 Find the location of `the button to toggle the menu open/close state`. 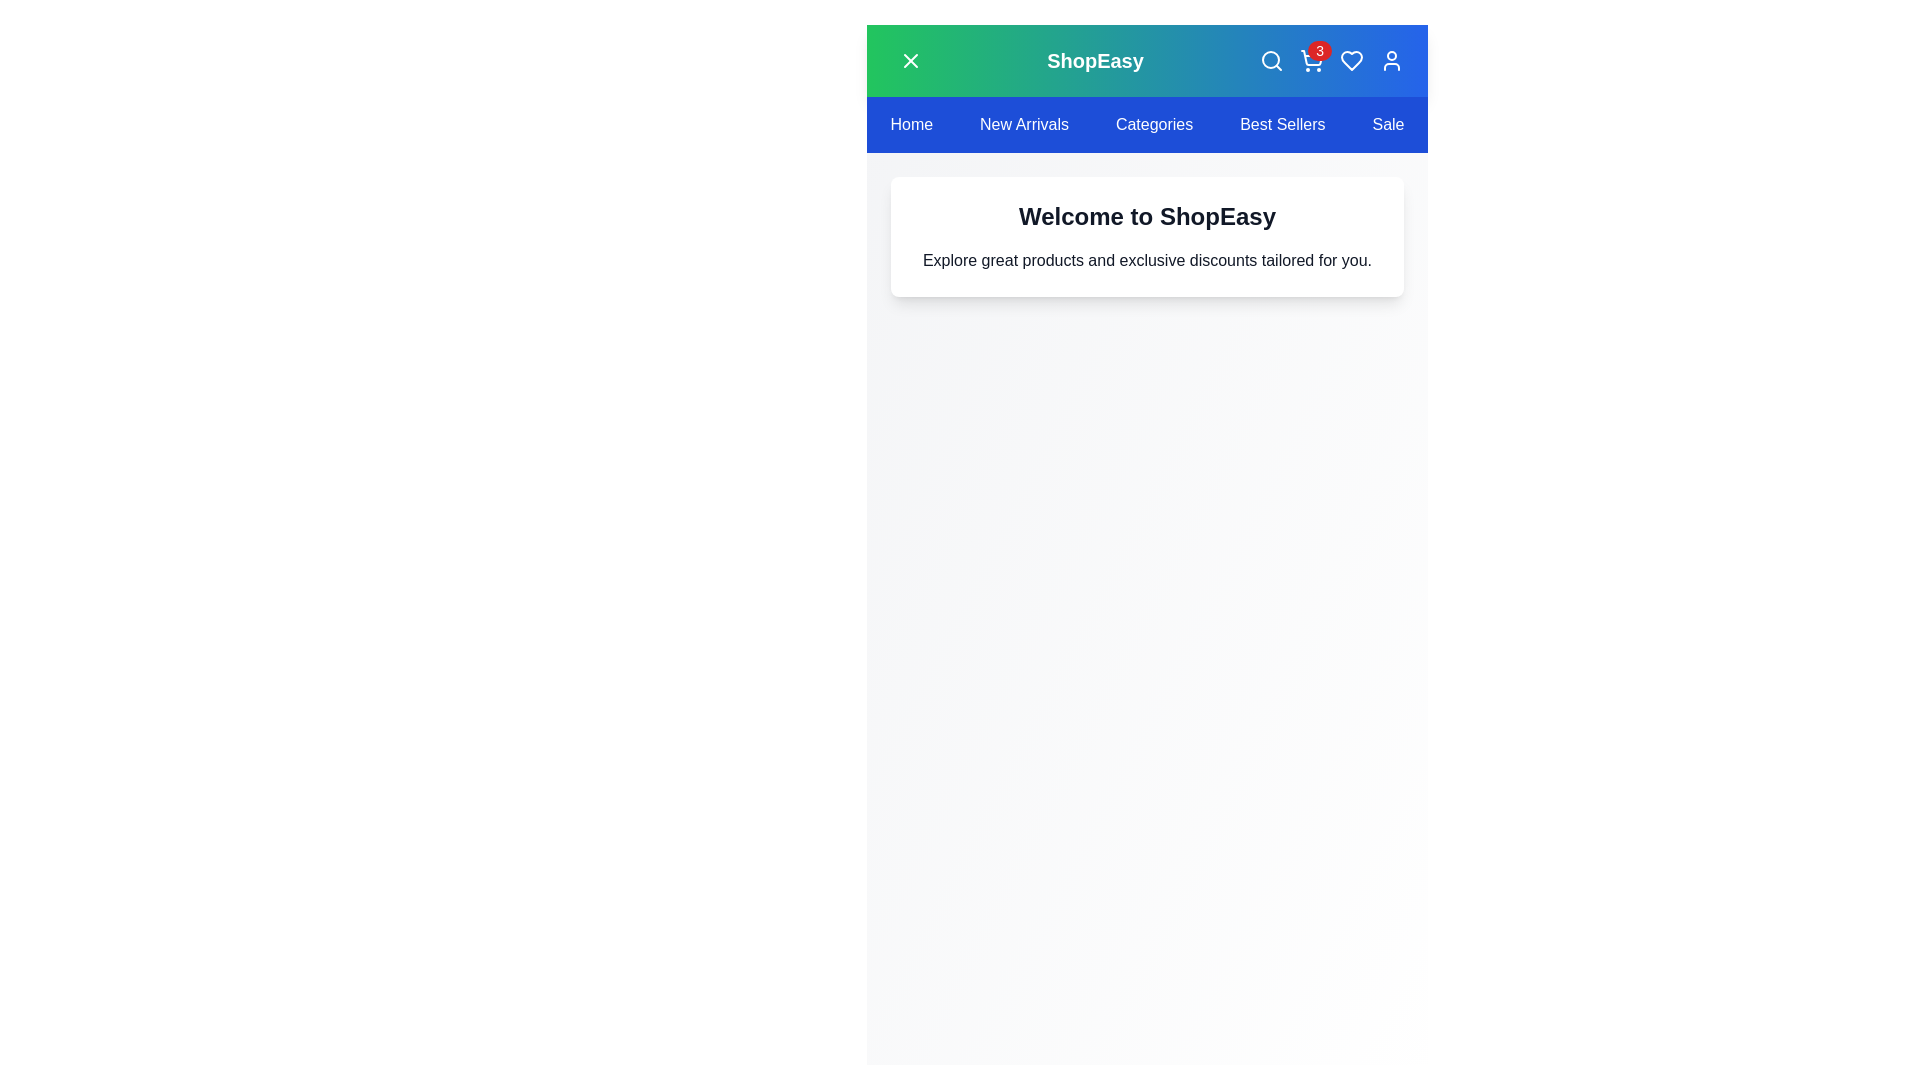

the button to toggle the menu open/close state is located at coordinates (910, 60).